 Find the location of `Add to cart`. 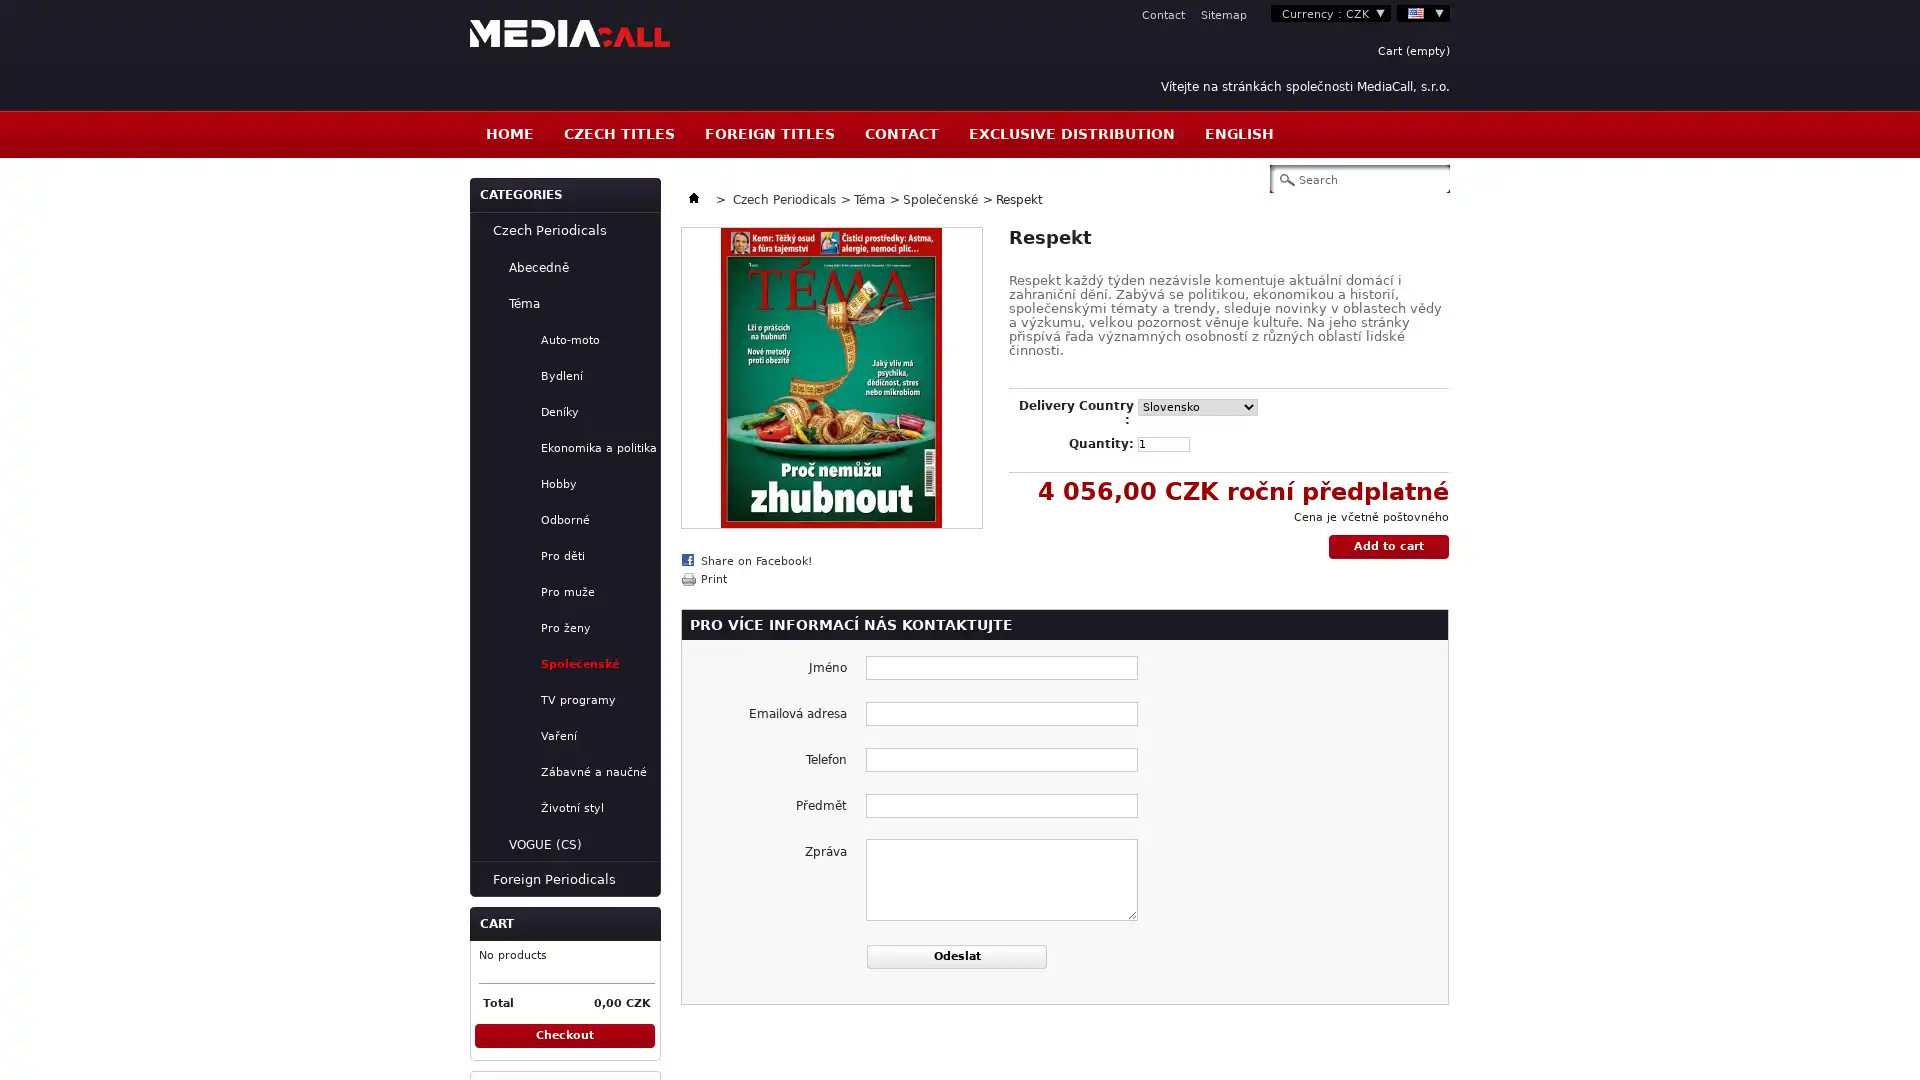

Add to cart is located at coordinates (1387, 547).